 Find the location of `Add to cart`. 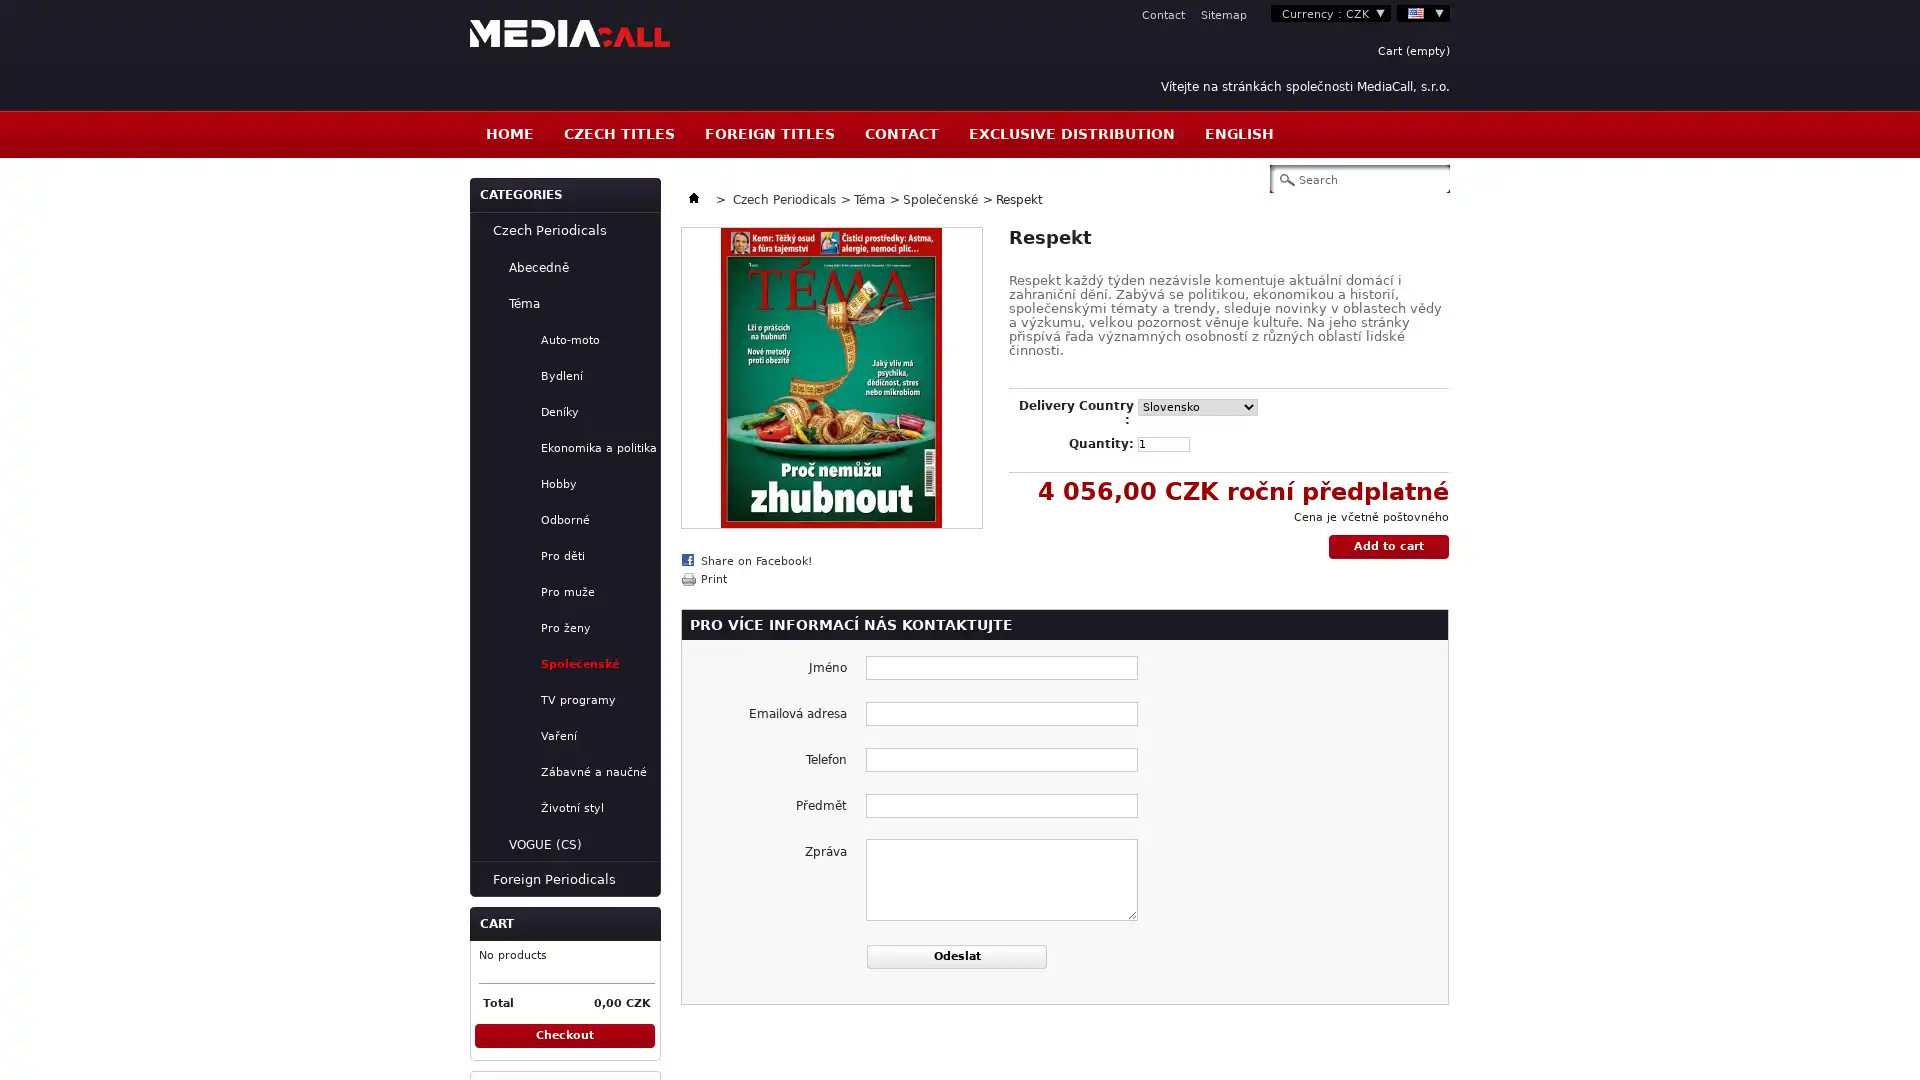

Add to cart is located at coordinates (1387, 547).